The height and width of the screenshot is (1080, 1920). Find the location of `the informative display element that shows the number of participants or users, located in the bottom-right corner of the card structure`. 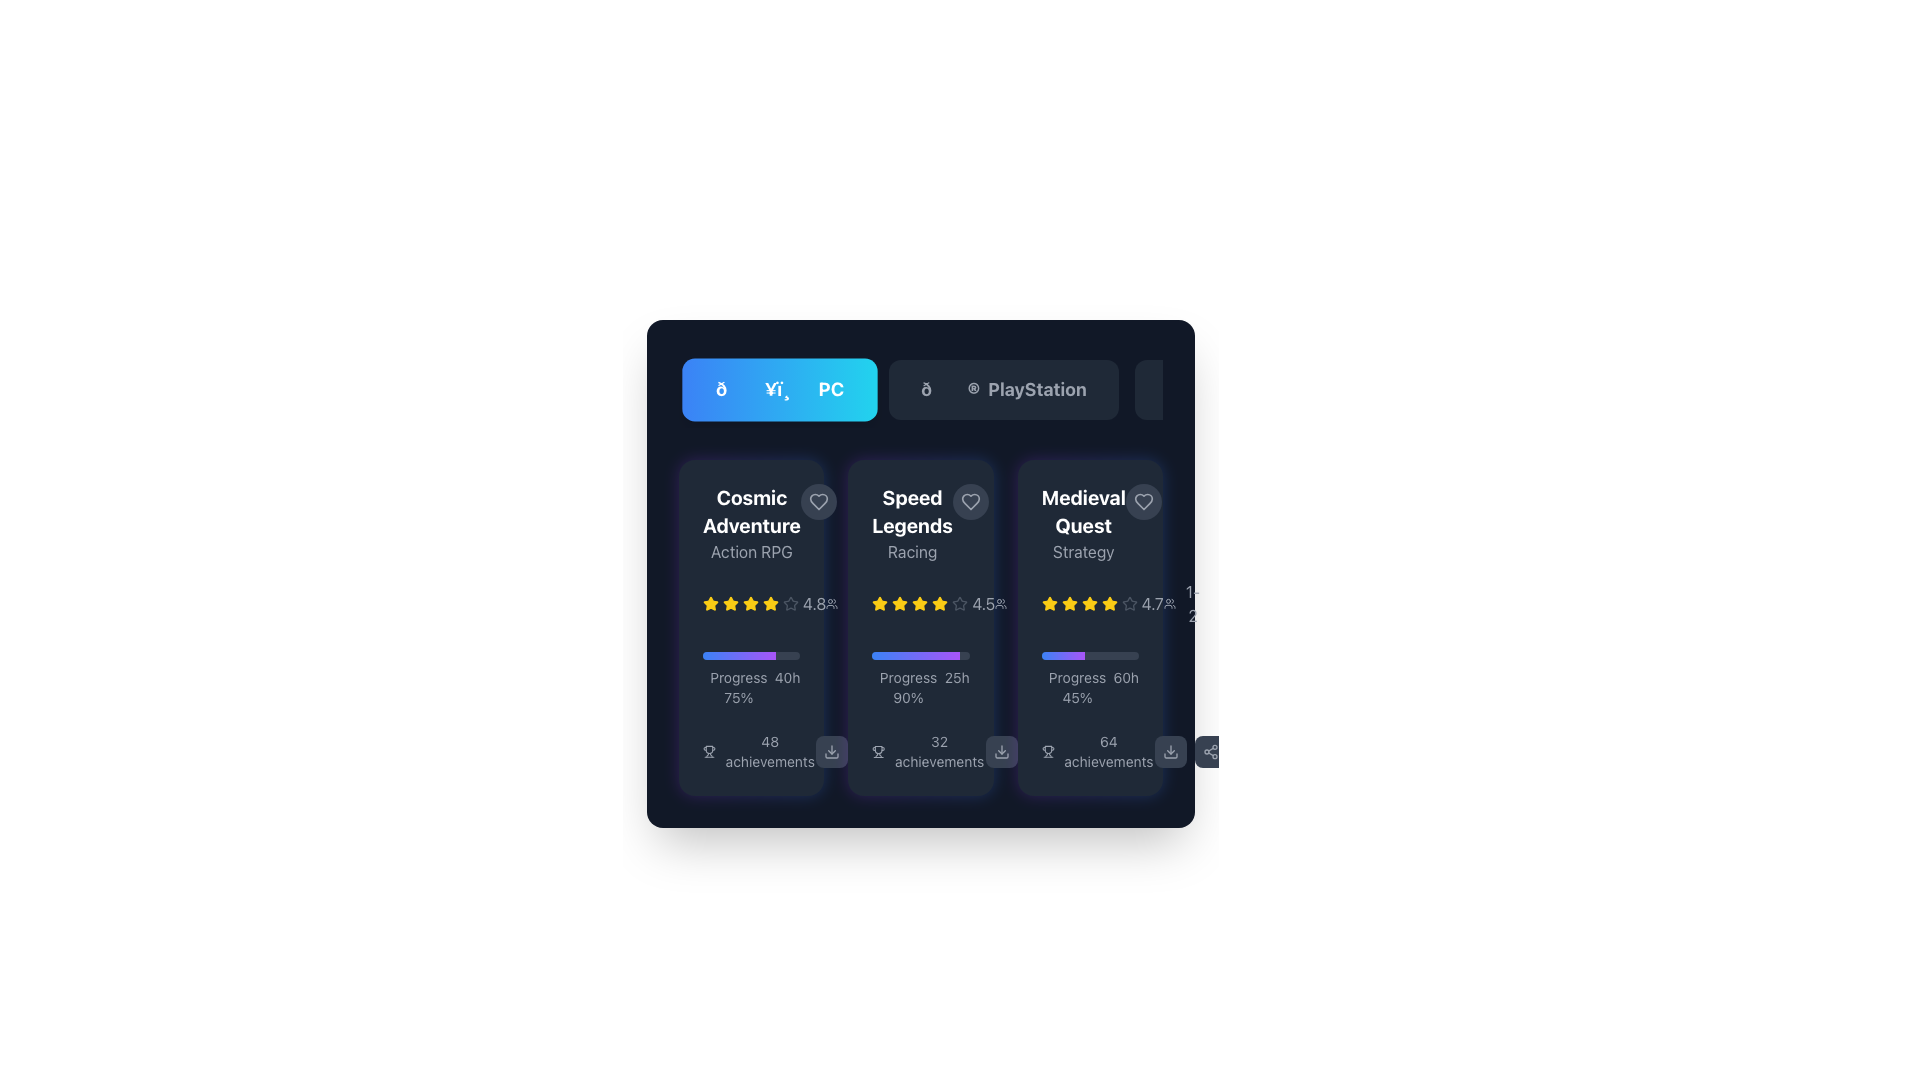

the informative display element that shows the number of participants or users, located in the bottom-right corner of the card structure is located at coordinates (1014, 603).